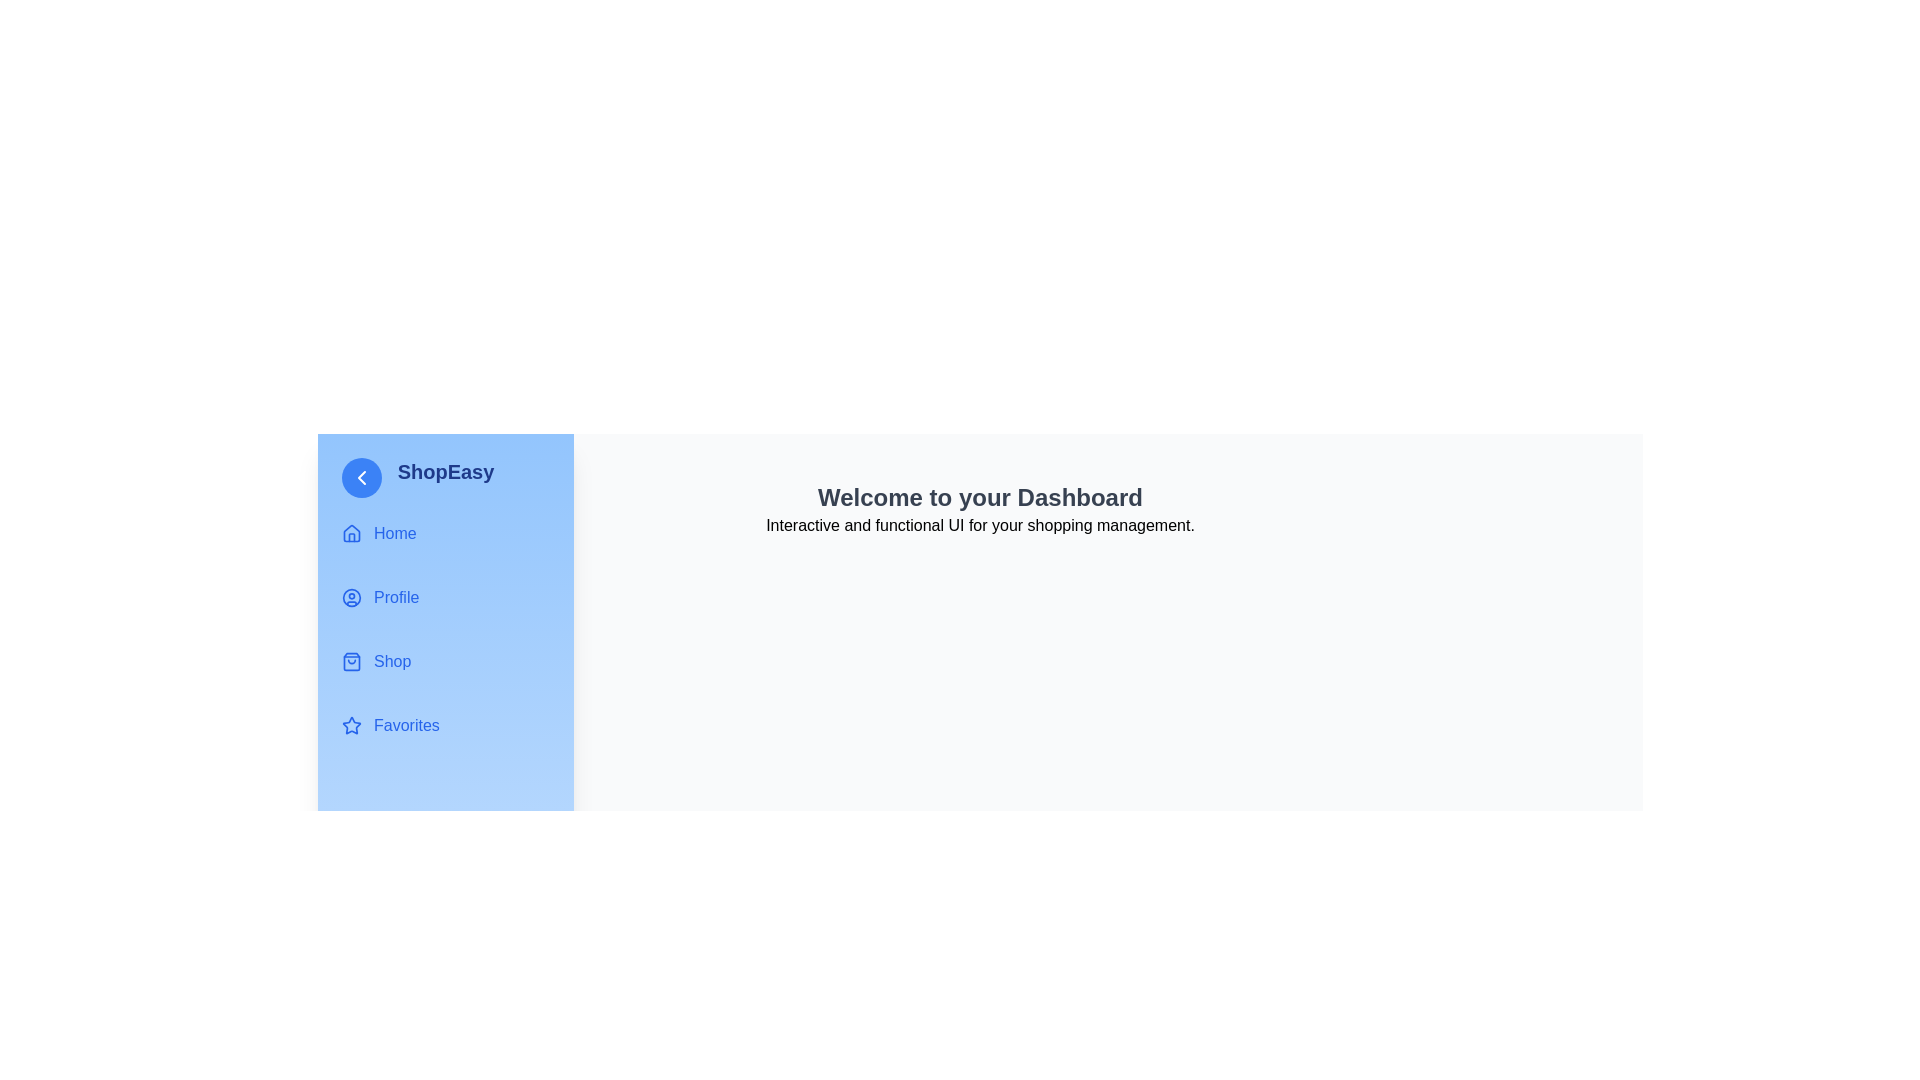 This screenshot has height=1080, width=1920. Describe the element at coordinates (361, 478) in the screenshot. I see `the circular 'back' icon button located at the top-left corner of the sidebar near the 'ShopEasy' label` at that location.